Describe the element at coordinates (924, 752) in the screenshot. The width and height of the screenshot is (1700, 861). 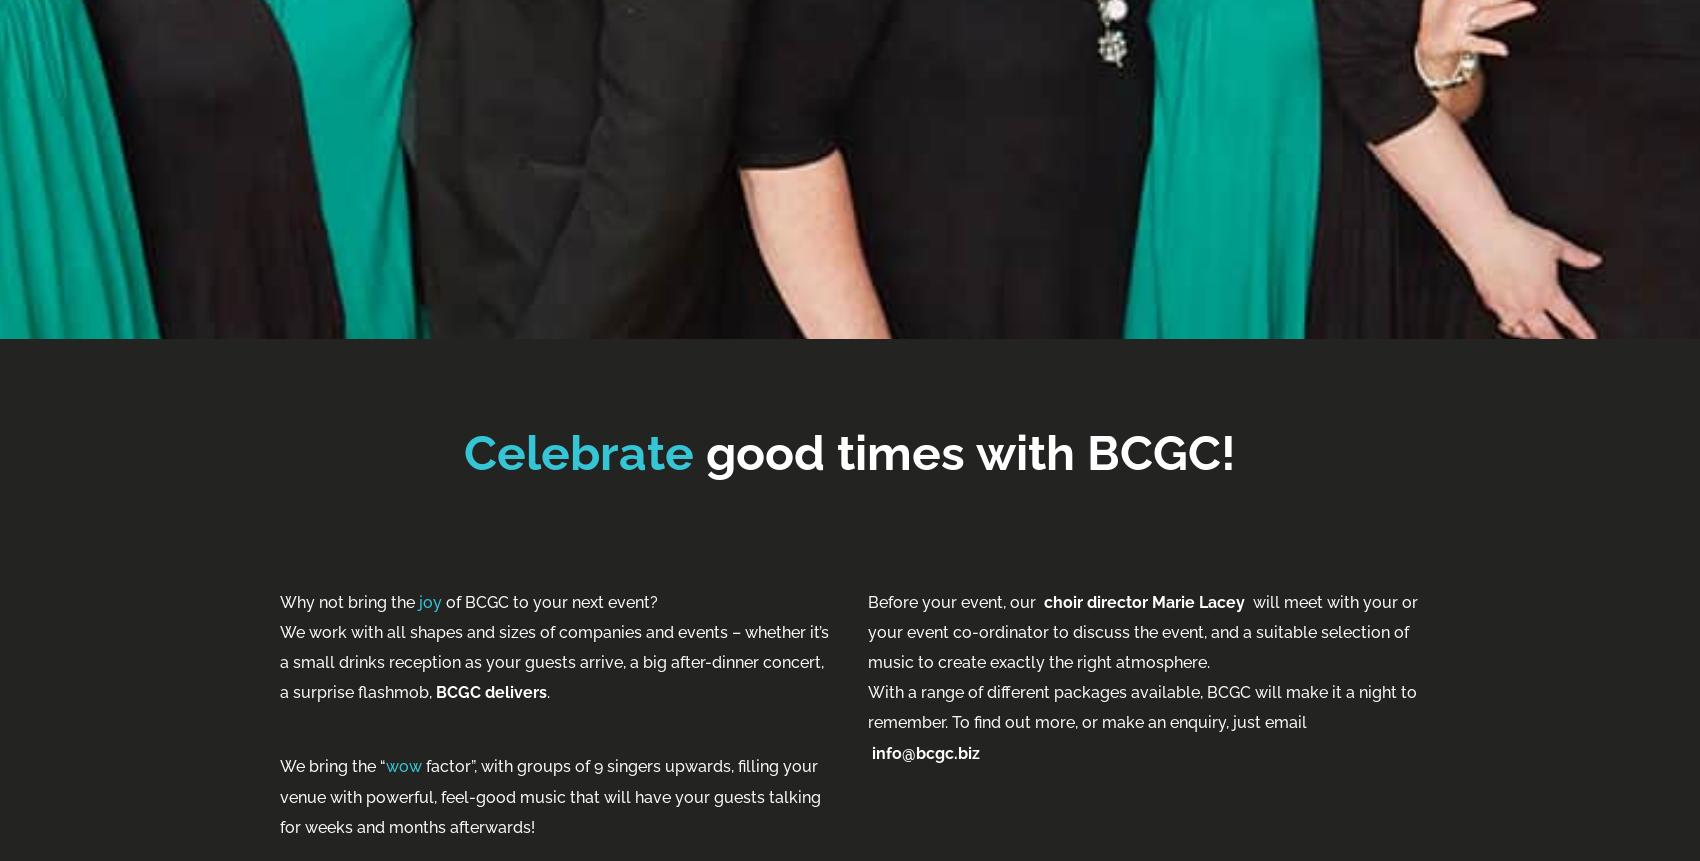
I see `'info@bcgc.biz'` at that location.